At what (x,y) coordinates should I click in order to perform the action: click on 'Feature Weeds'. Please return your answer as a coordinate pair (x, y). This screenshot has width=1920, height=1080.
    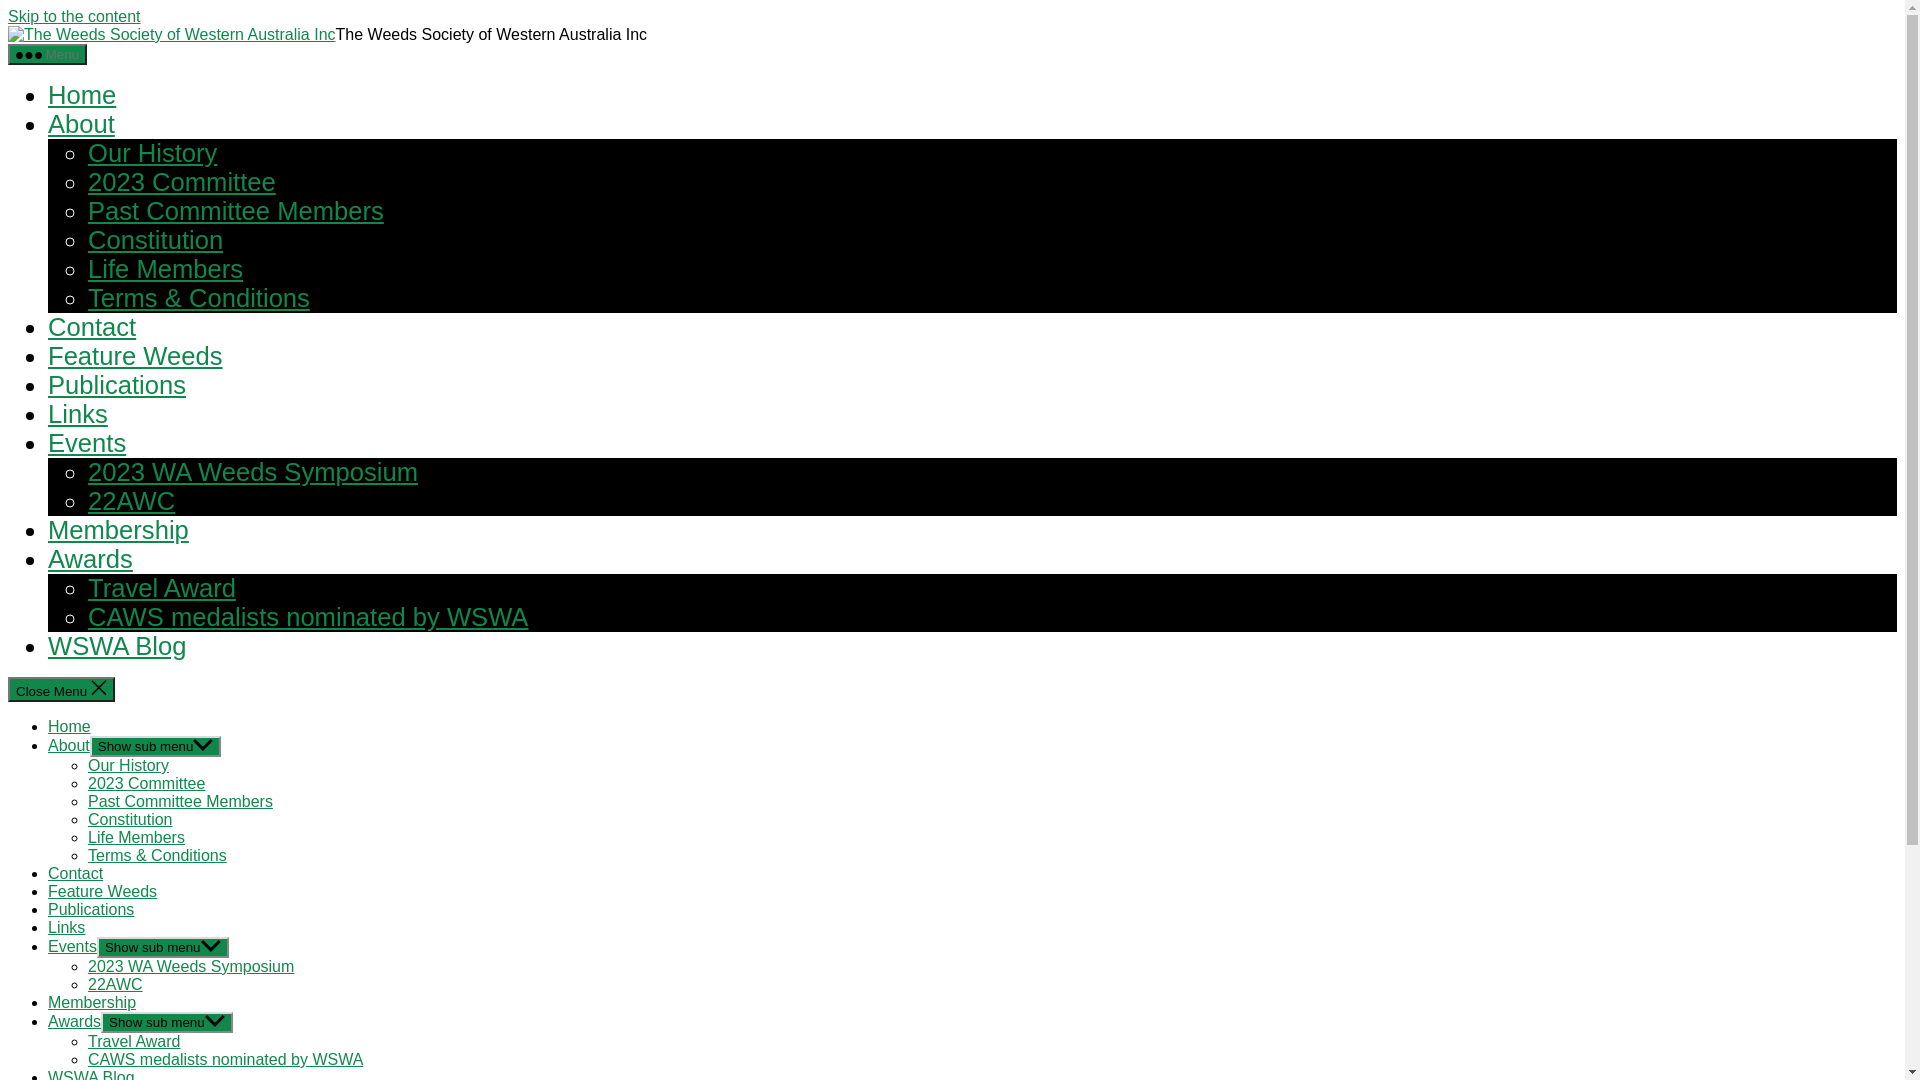
    Looking at the image, I should click on (101, 890).